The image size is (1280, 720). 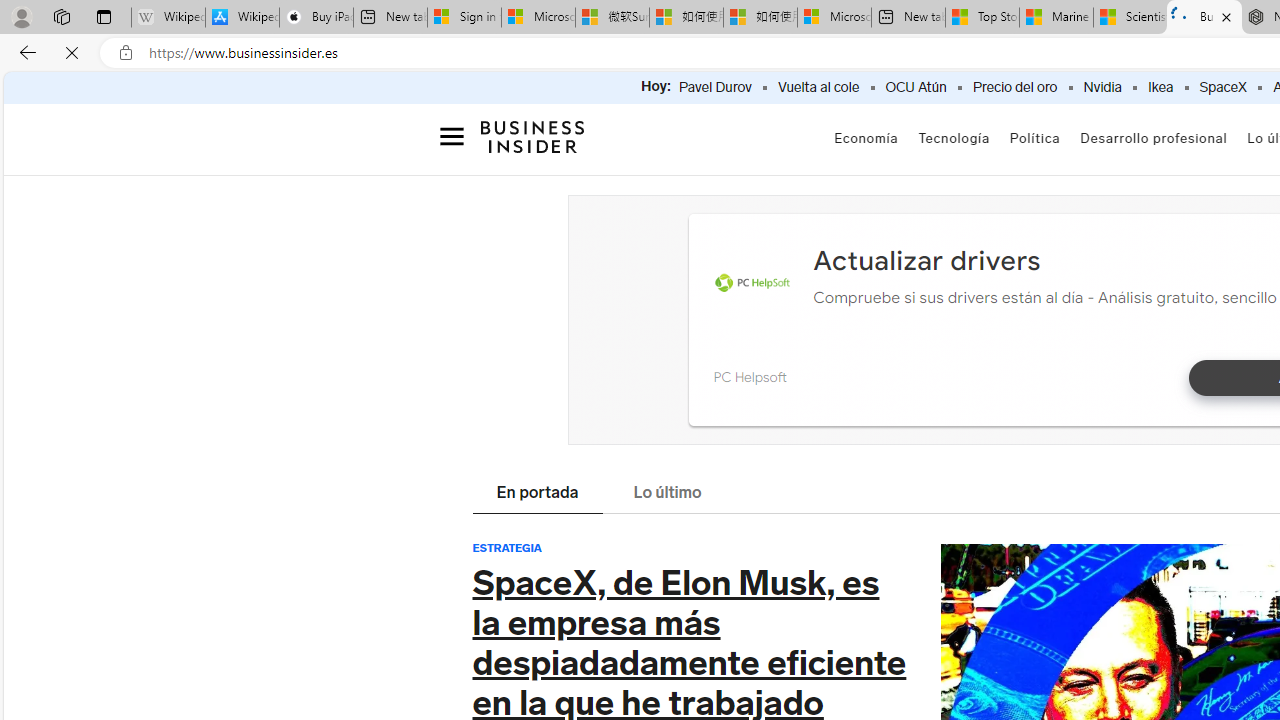 I want to click on 'En portada', so click(x=537, y=494).